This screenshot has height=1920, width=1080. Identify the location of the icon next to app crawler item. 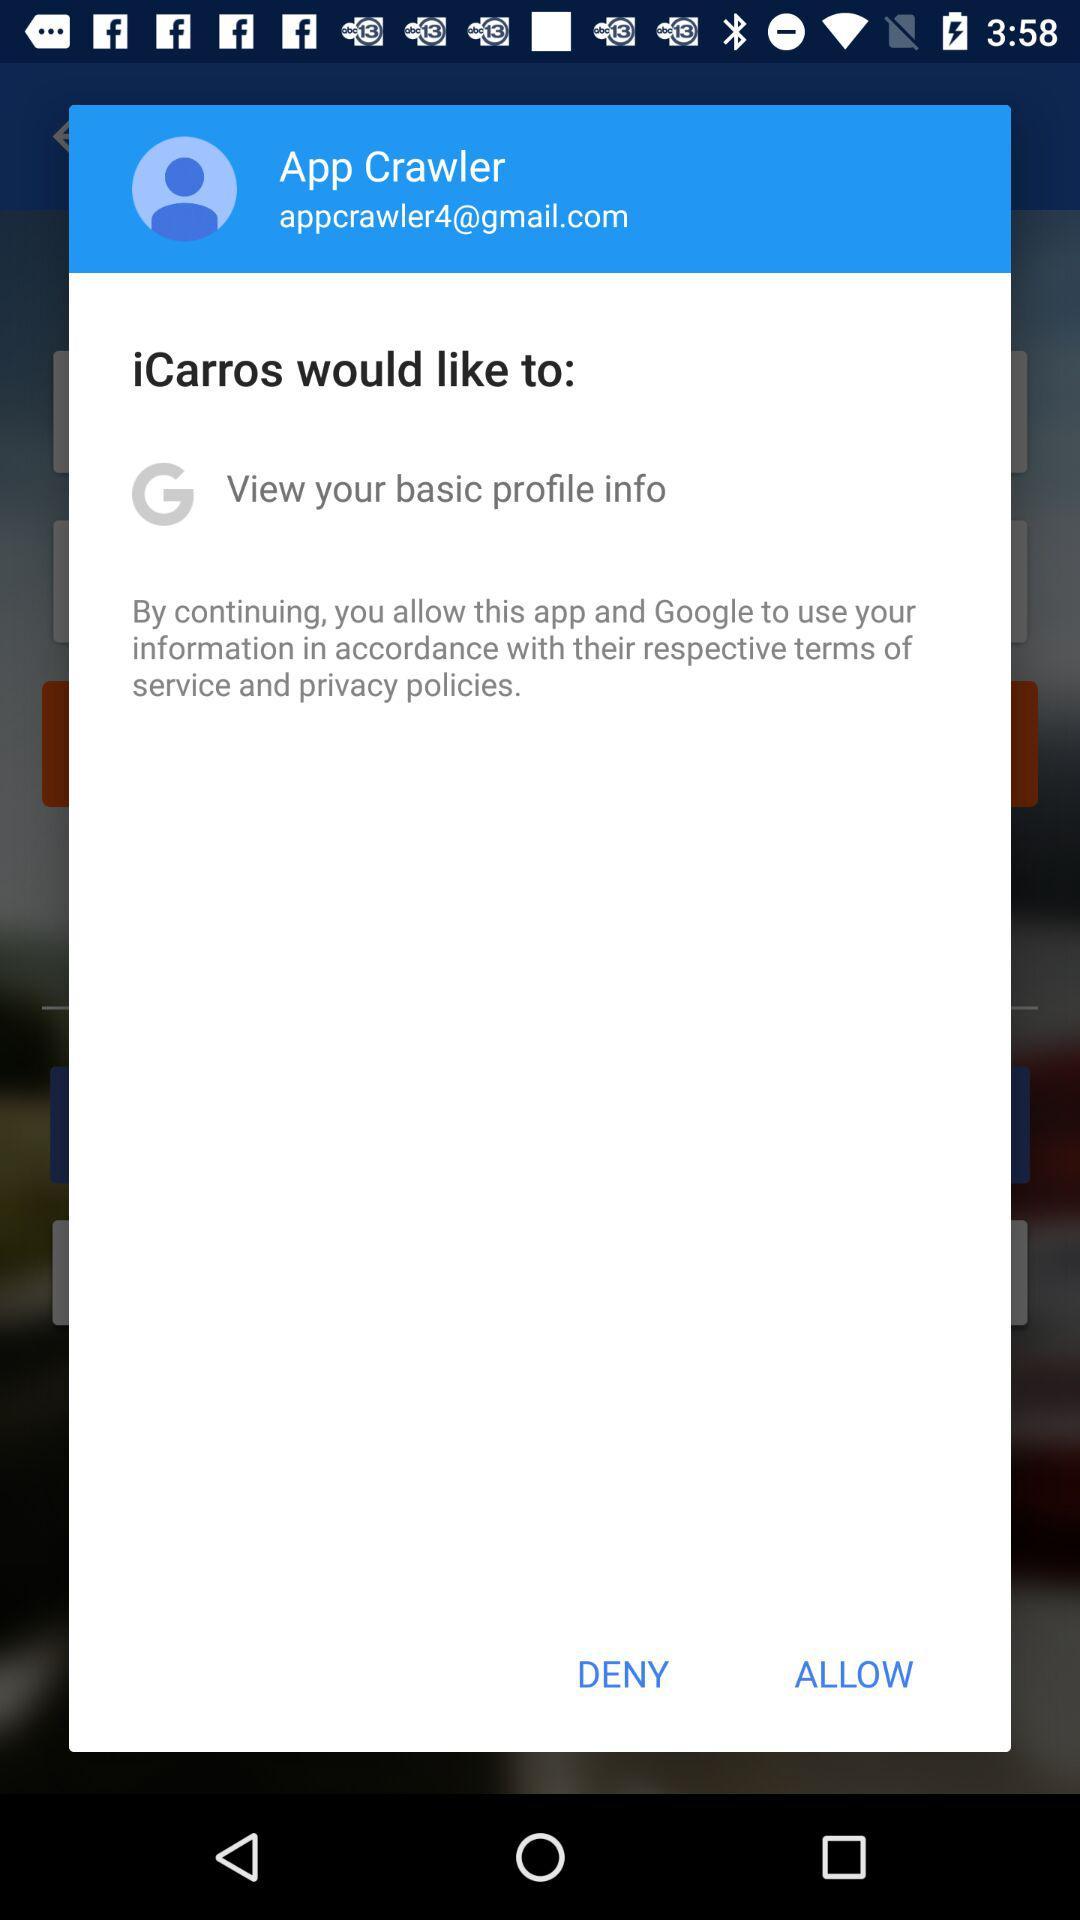
(184, 188).